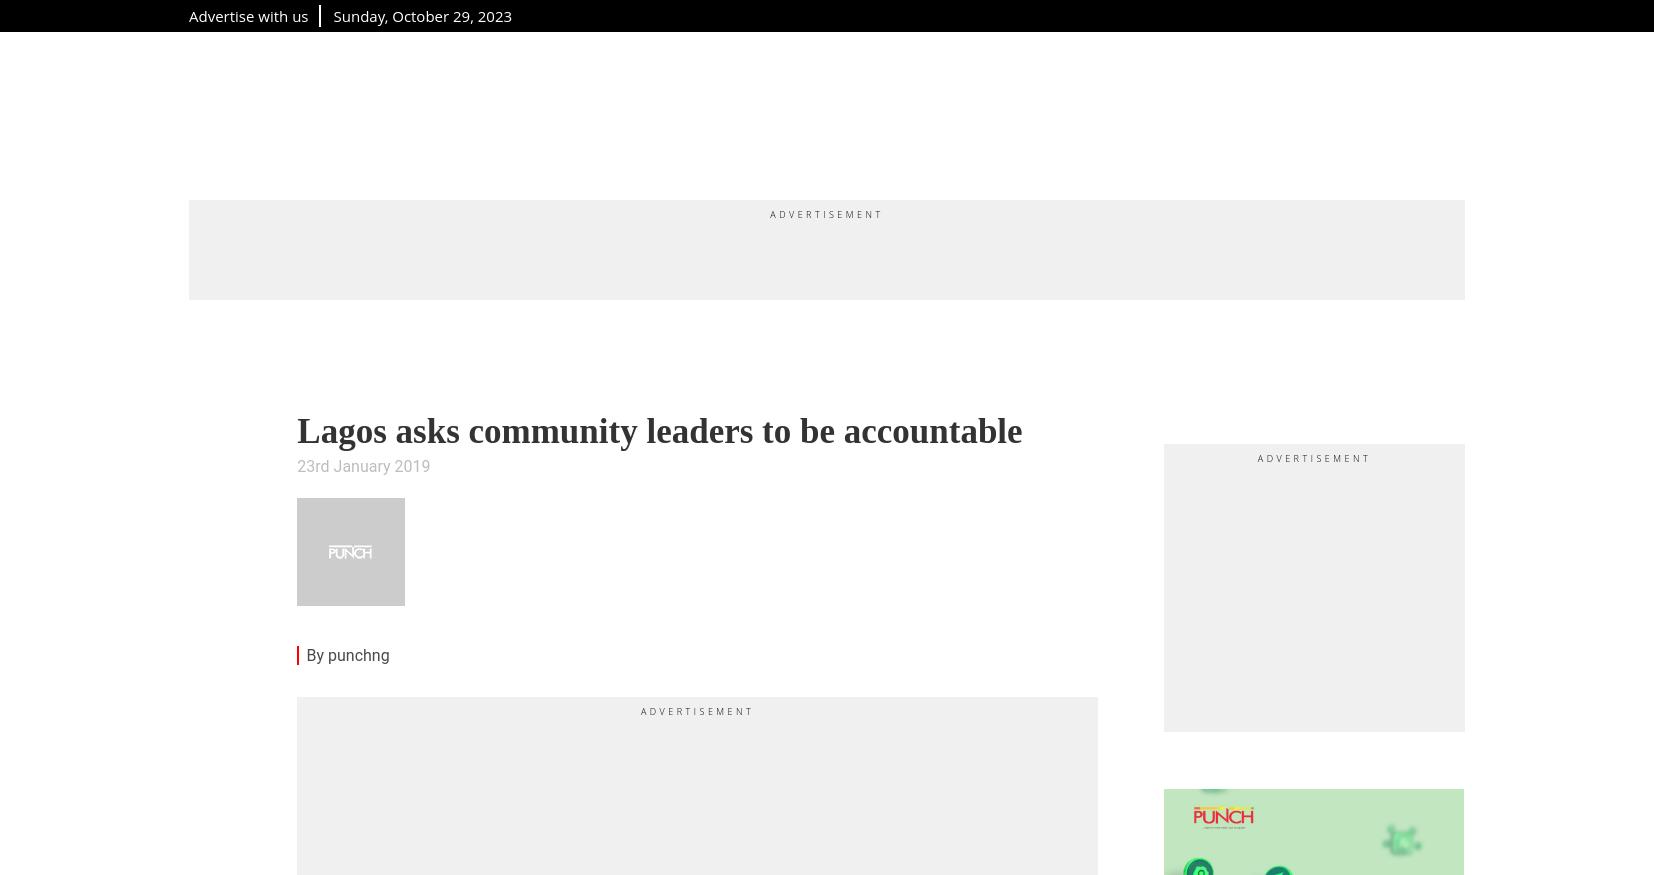  Describe the element at coordinates (1041, 112) in the screenshot. I see `'HealthWise'` at that location.